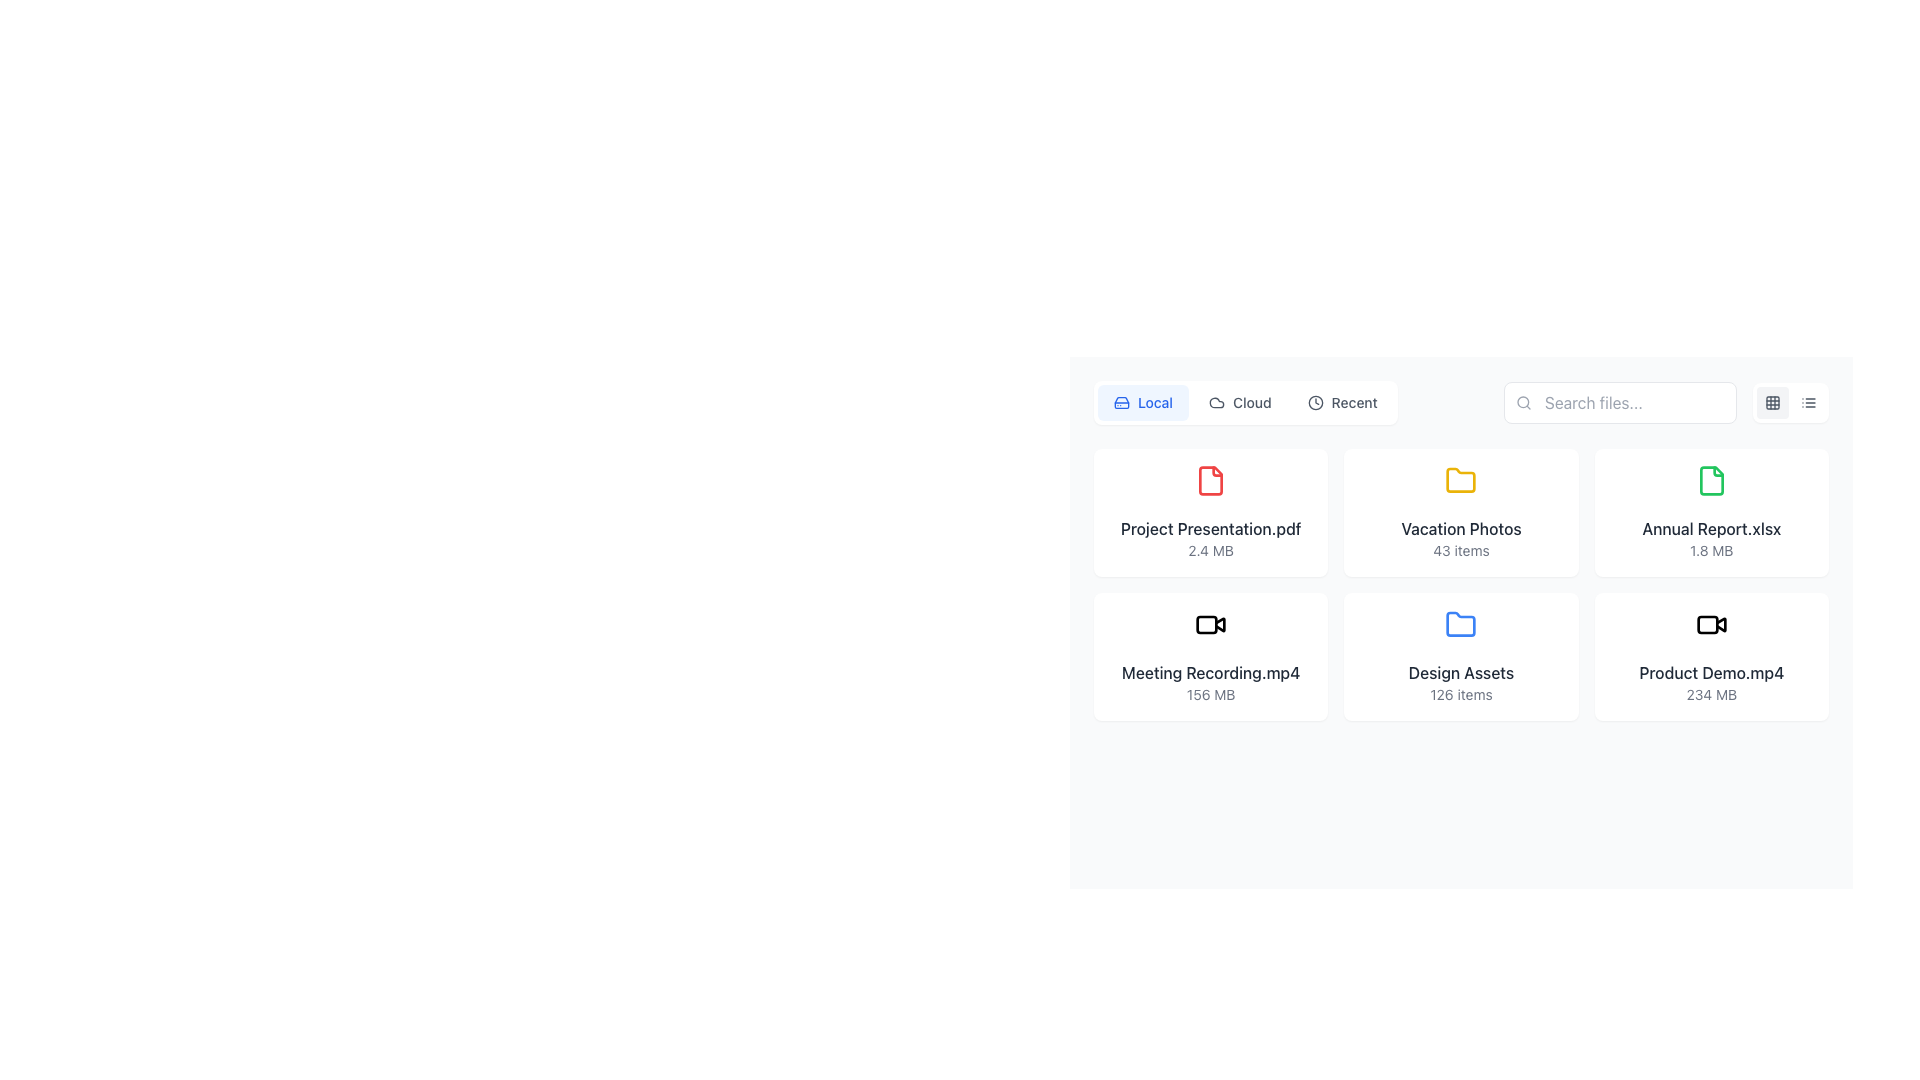  I want to click on the layout toggle buttons on the navigation bar to switch the file display style, so click(1461, 402).